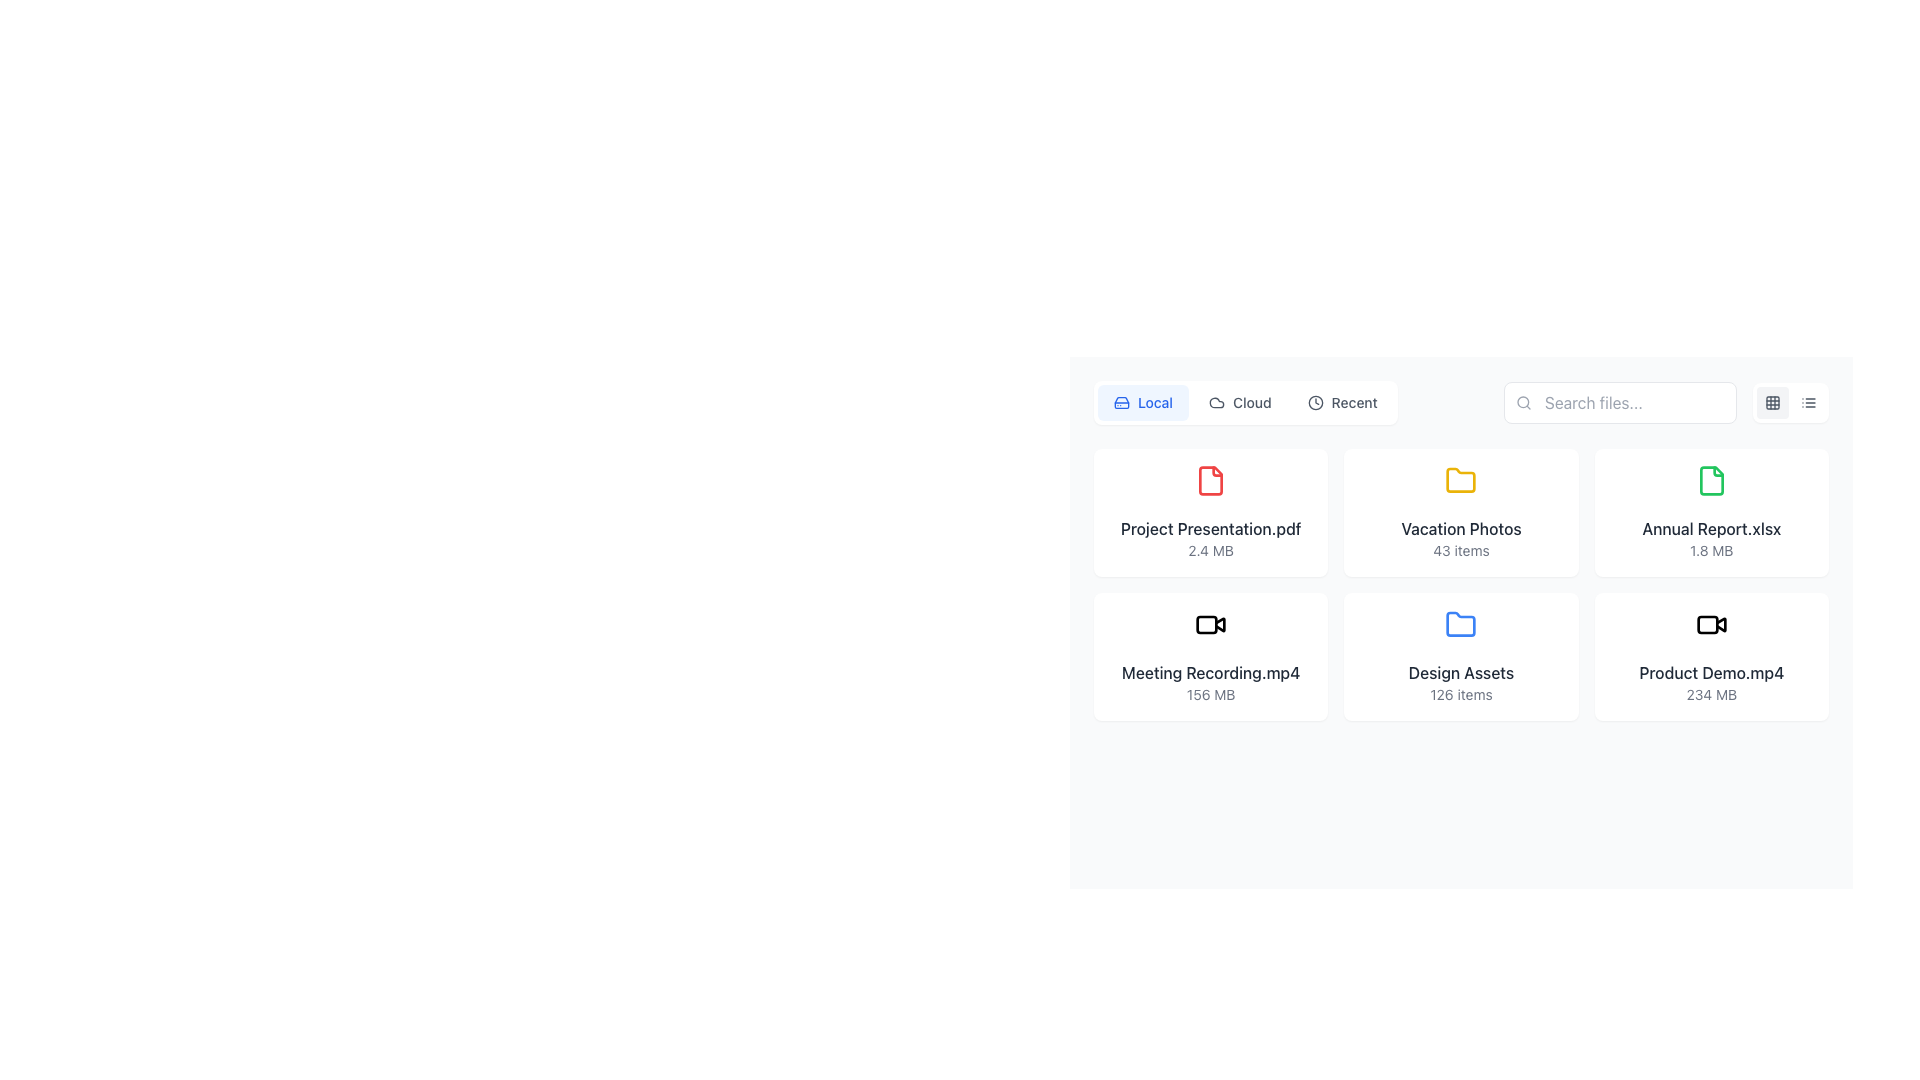  I want to click on the layout toggle buttons on the navigation bar to switch the file display style, so click(1461, 402).